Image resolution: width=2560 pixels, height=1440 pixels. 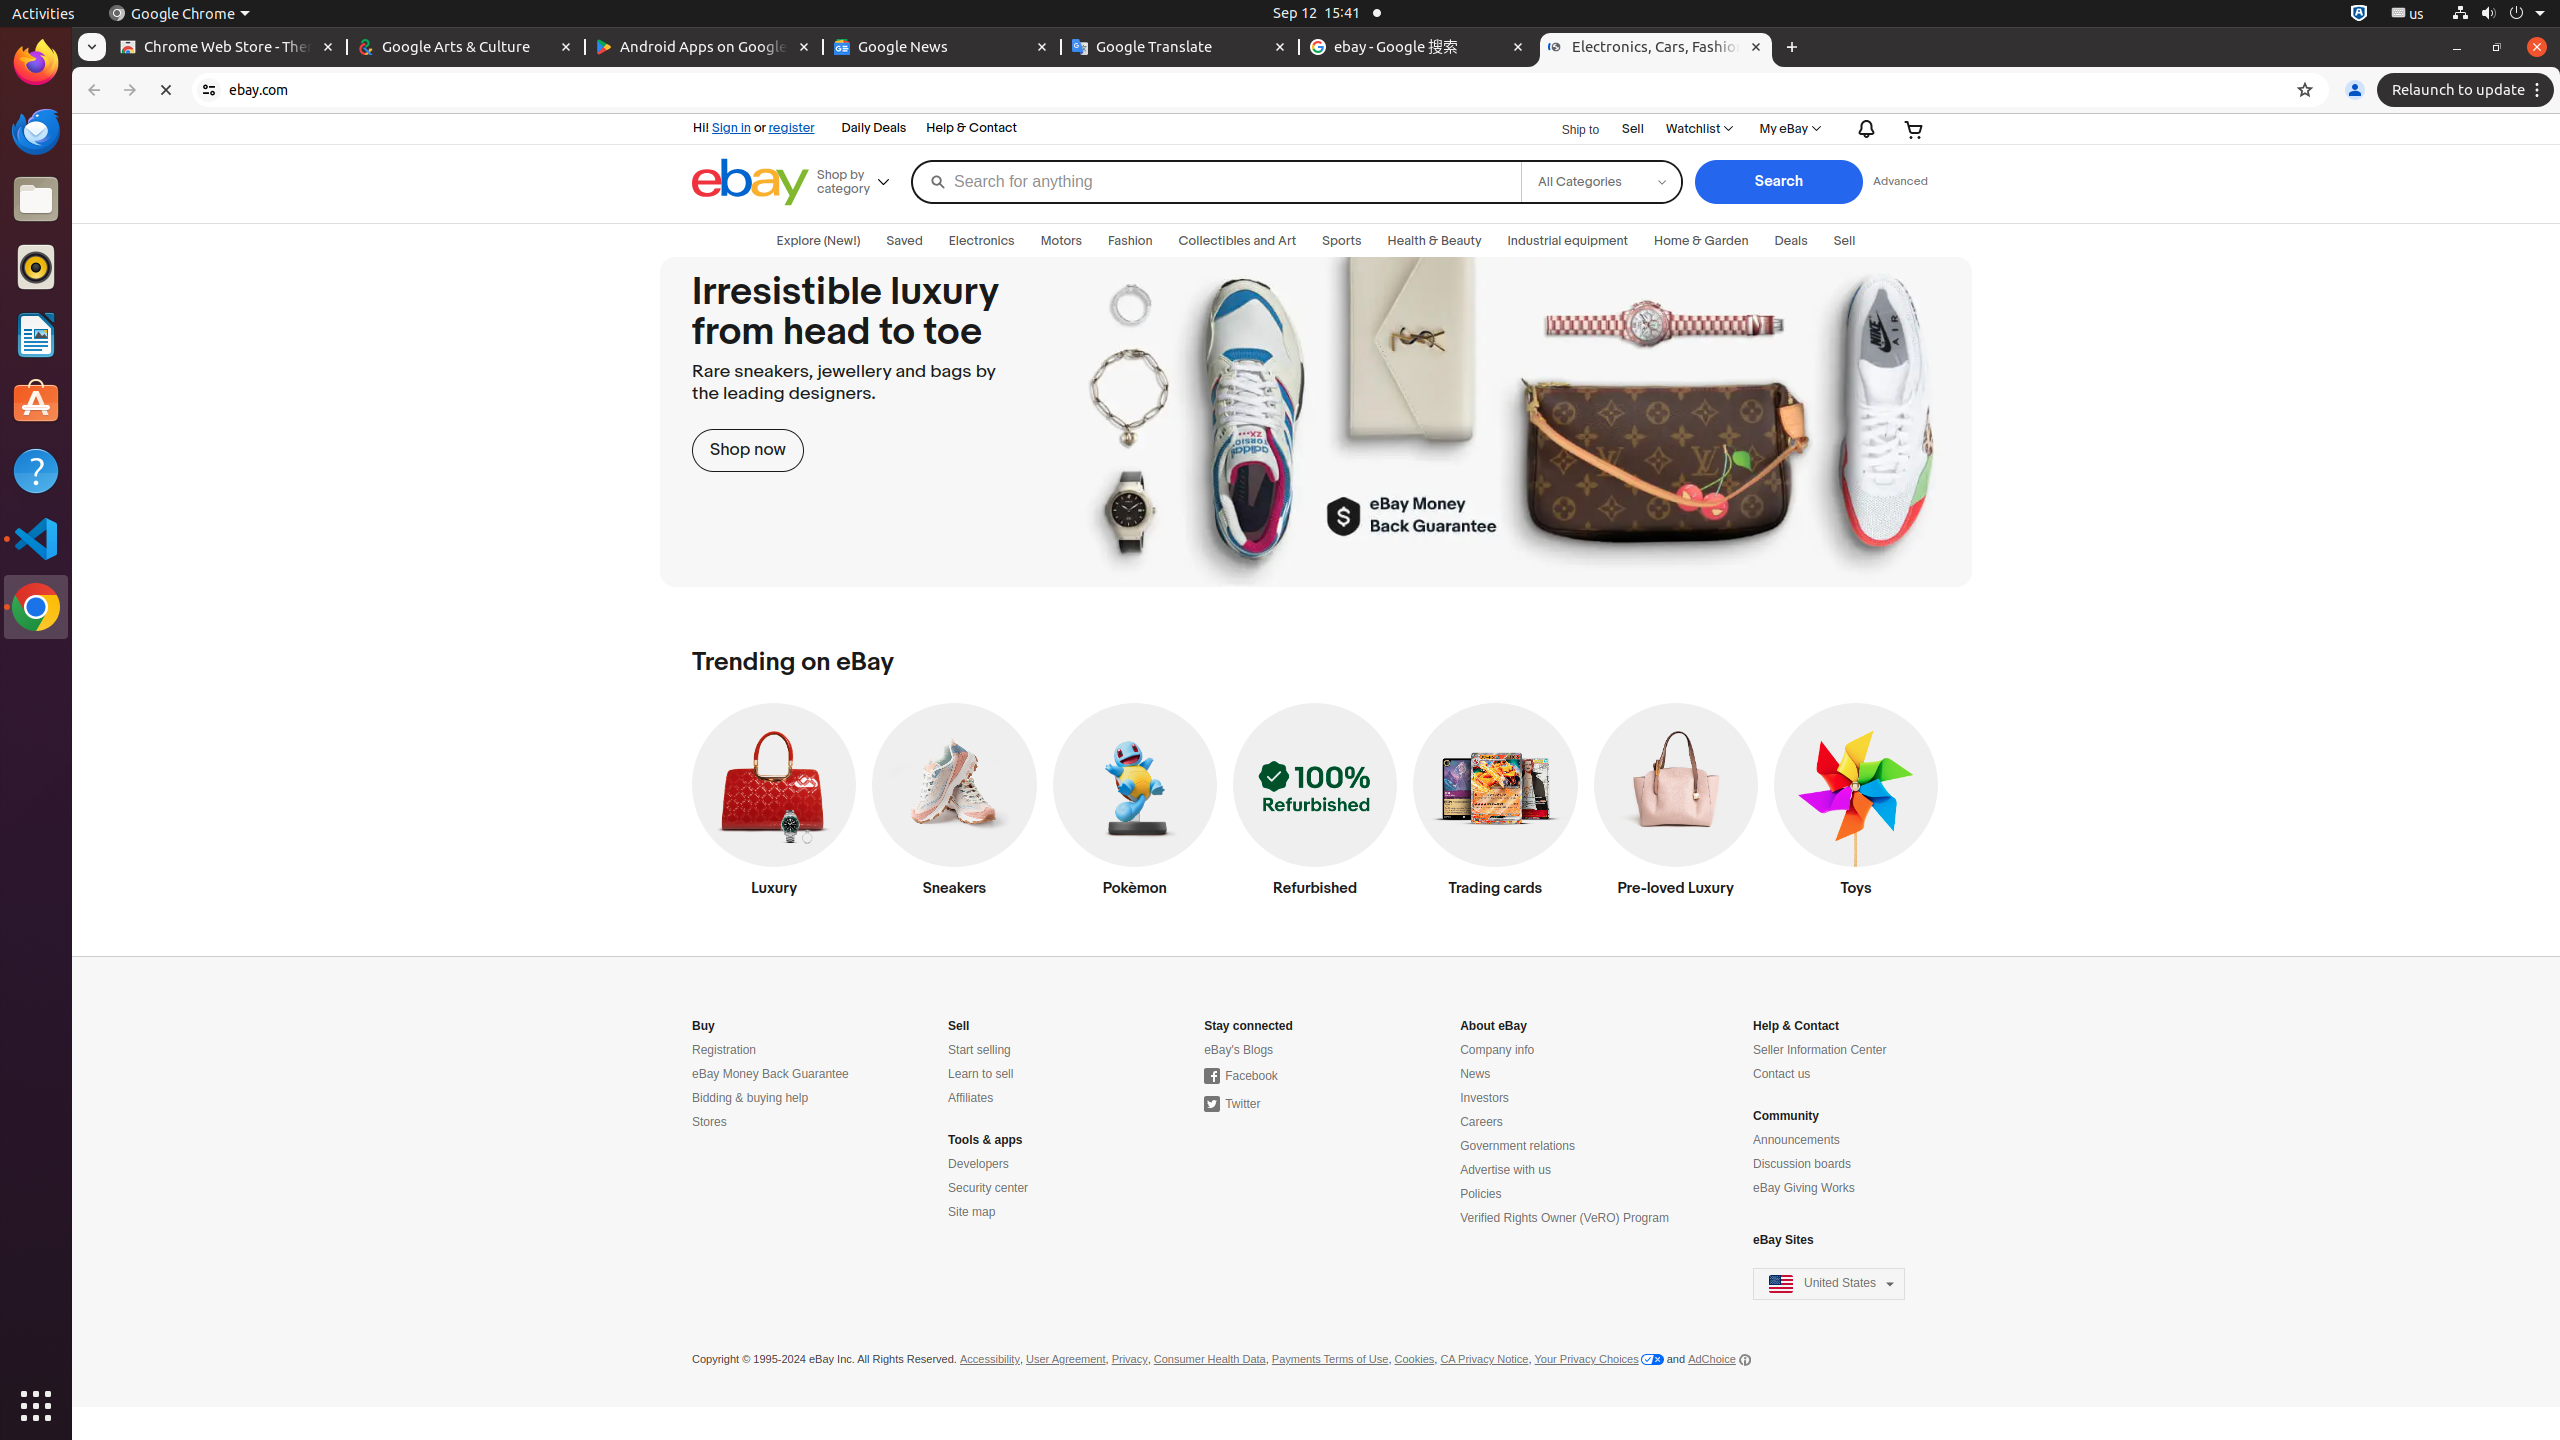 I want to click on 'Visual Studio Code', so click(x=36, y=537).